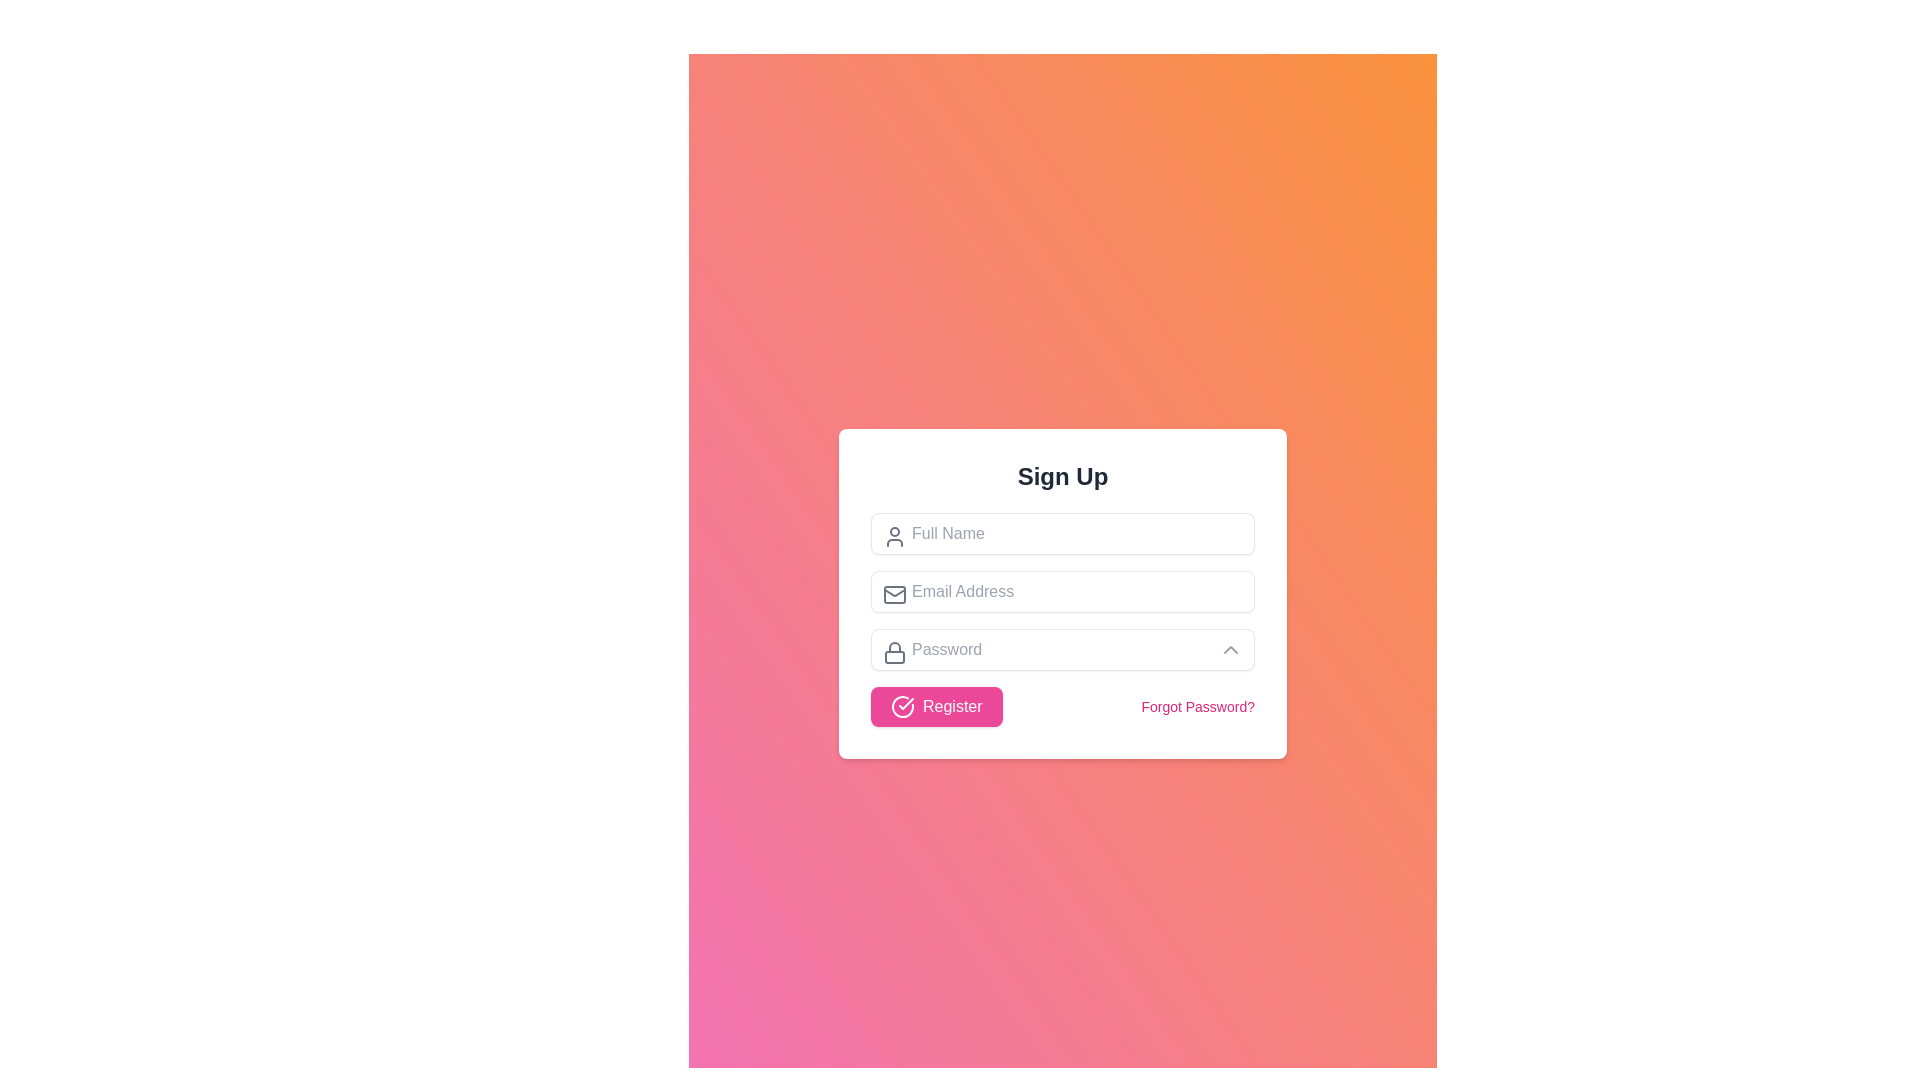  Describe the element at coordinates (901, 705) in the screenshot. I see `the decorative checkmark icon inside the 'Register' button, which emphasizes the button's purpose` at that location.